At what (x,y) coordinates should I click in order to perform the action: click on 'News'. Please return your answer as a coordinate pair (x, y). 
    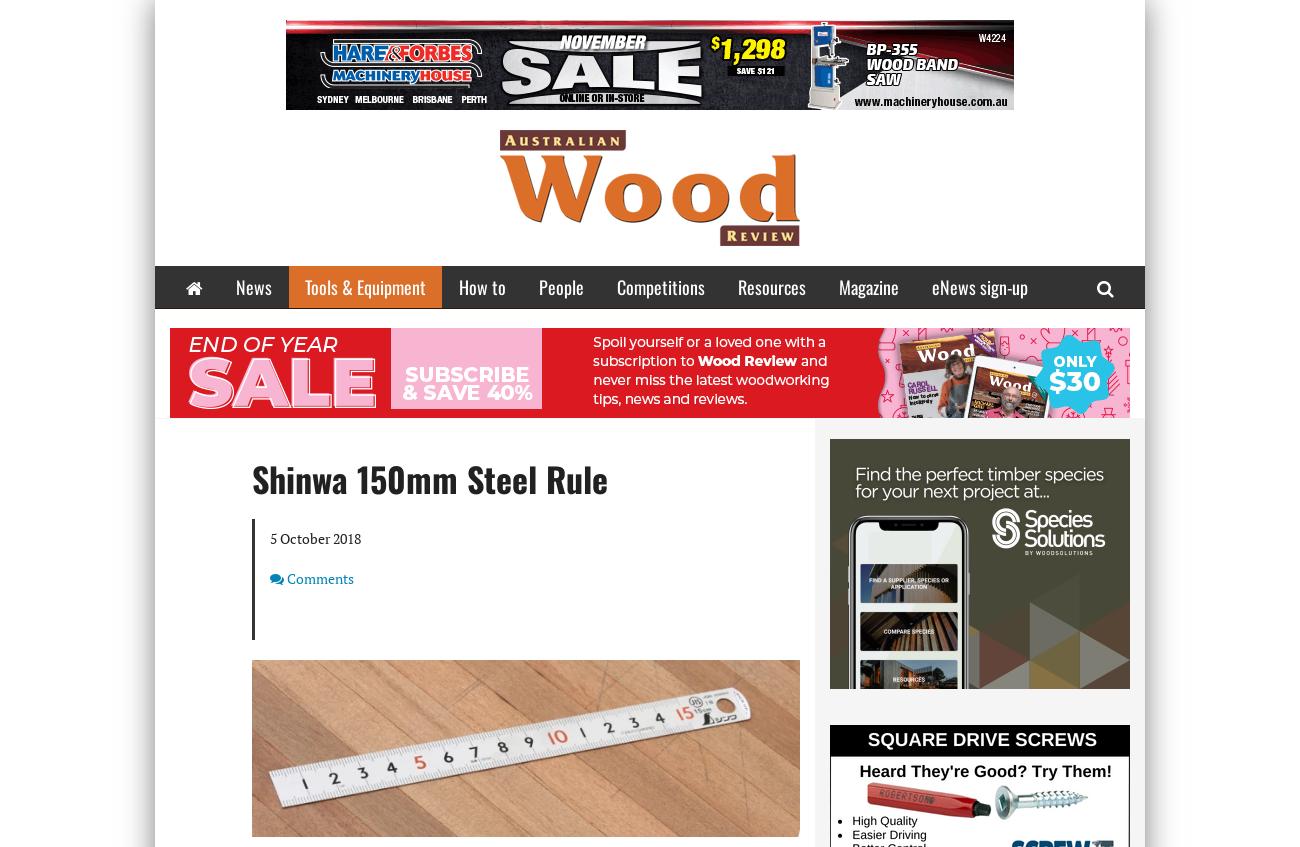
    Looking at the image, I should click on (253, 285).